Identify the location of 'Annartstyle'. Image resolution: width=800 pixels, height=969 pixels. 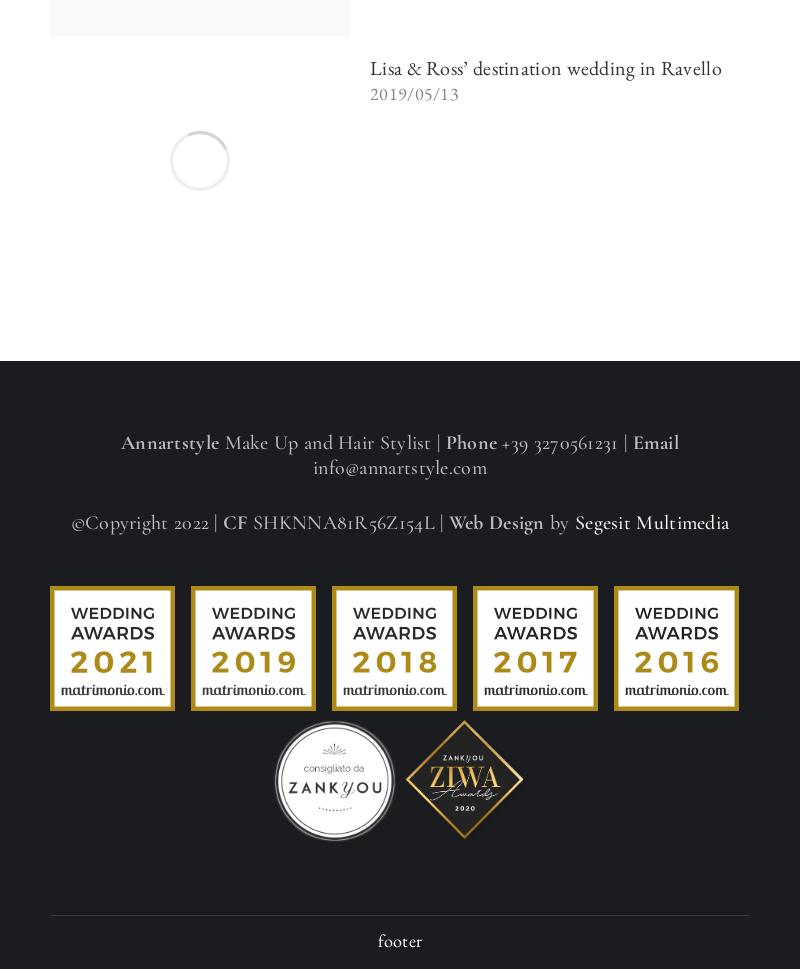
(168, 443).